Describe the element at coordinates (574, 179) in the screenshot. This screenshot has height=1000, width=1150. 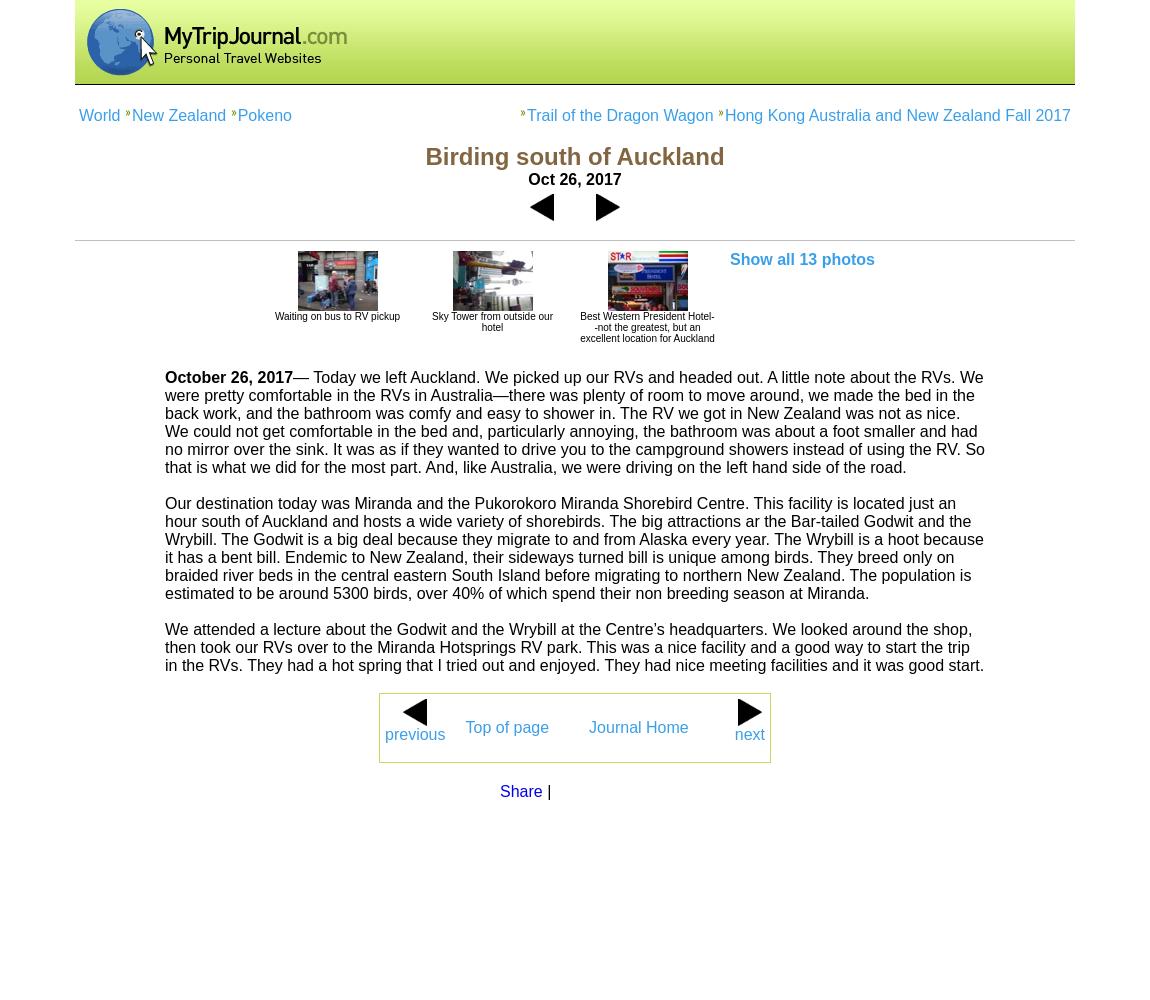
I see `'Oct 26, 2017'` at that location.